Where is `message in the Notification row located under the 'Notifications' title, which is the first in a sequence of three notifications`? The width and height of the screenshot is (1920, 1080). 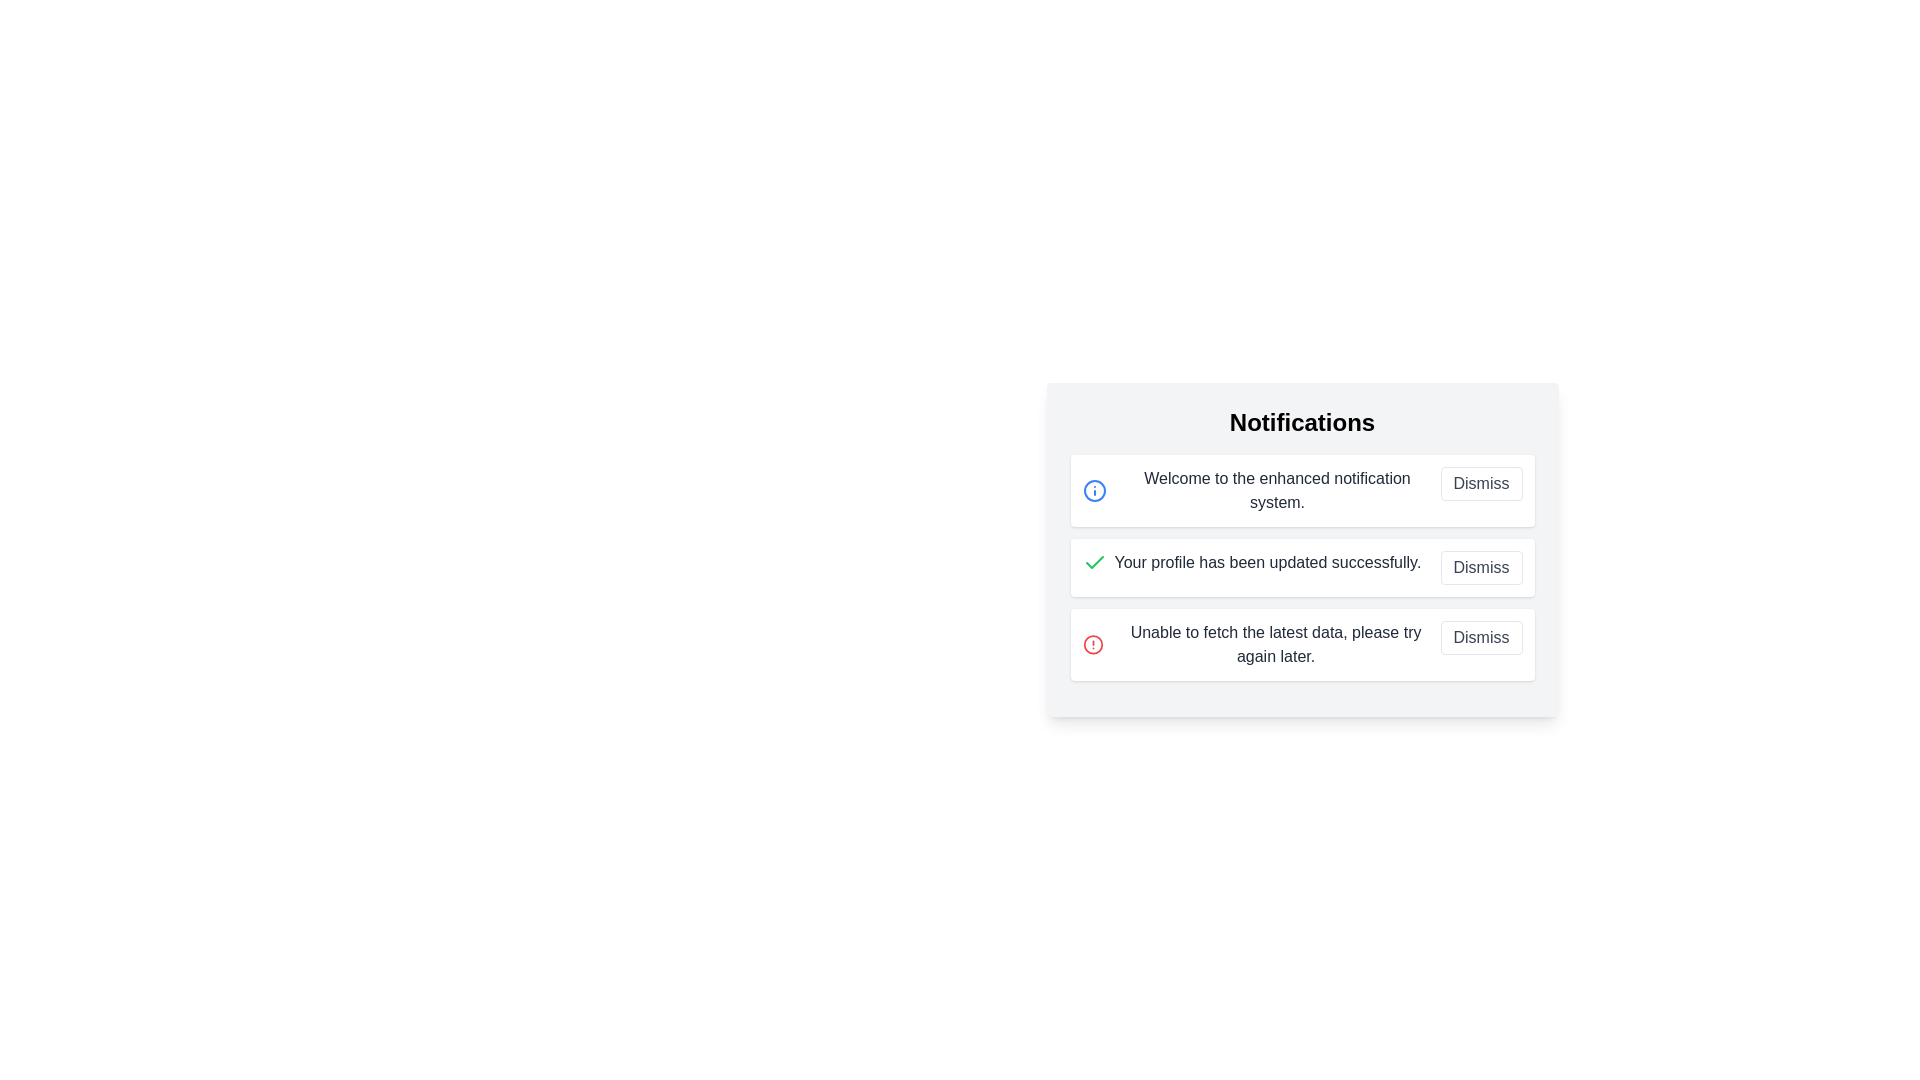 message in the Notification row located under the 'Notifications' title, which is the first in a sequence of three notifications is located at coordinates (1302, 490).